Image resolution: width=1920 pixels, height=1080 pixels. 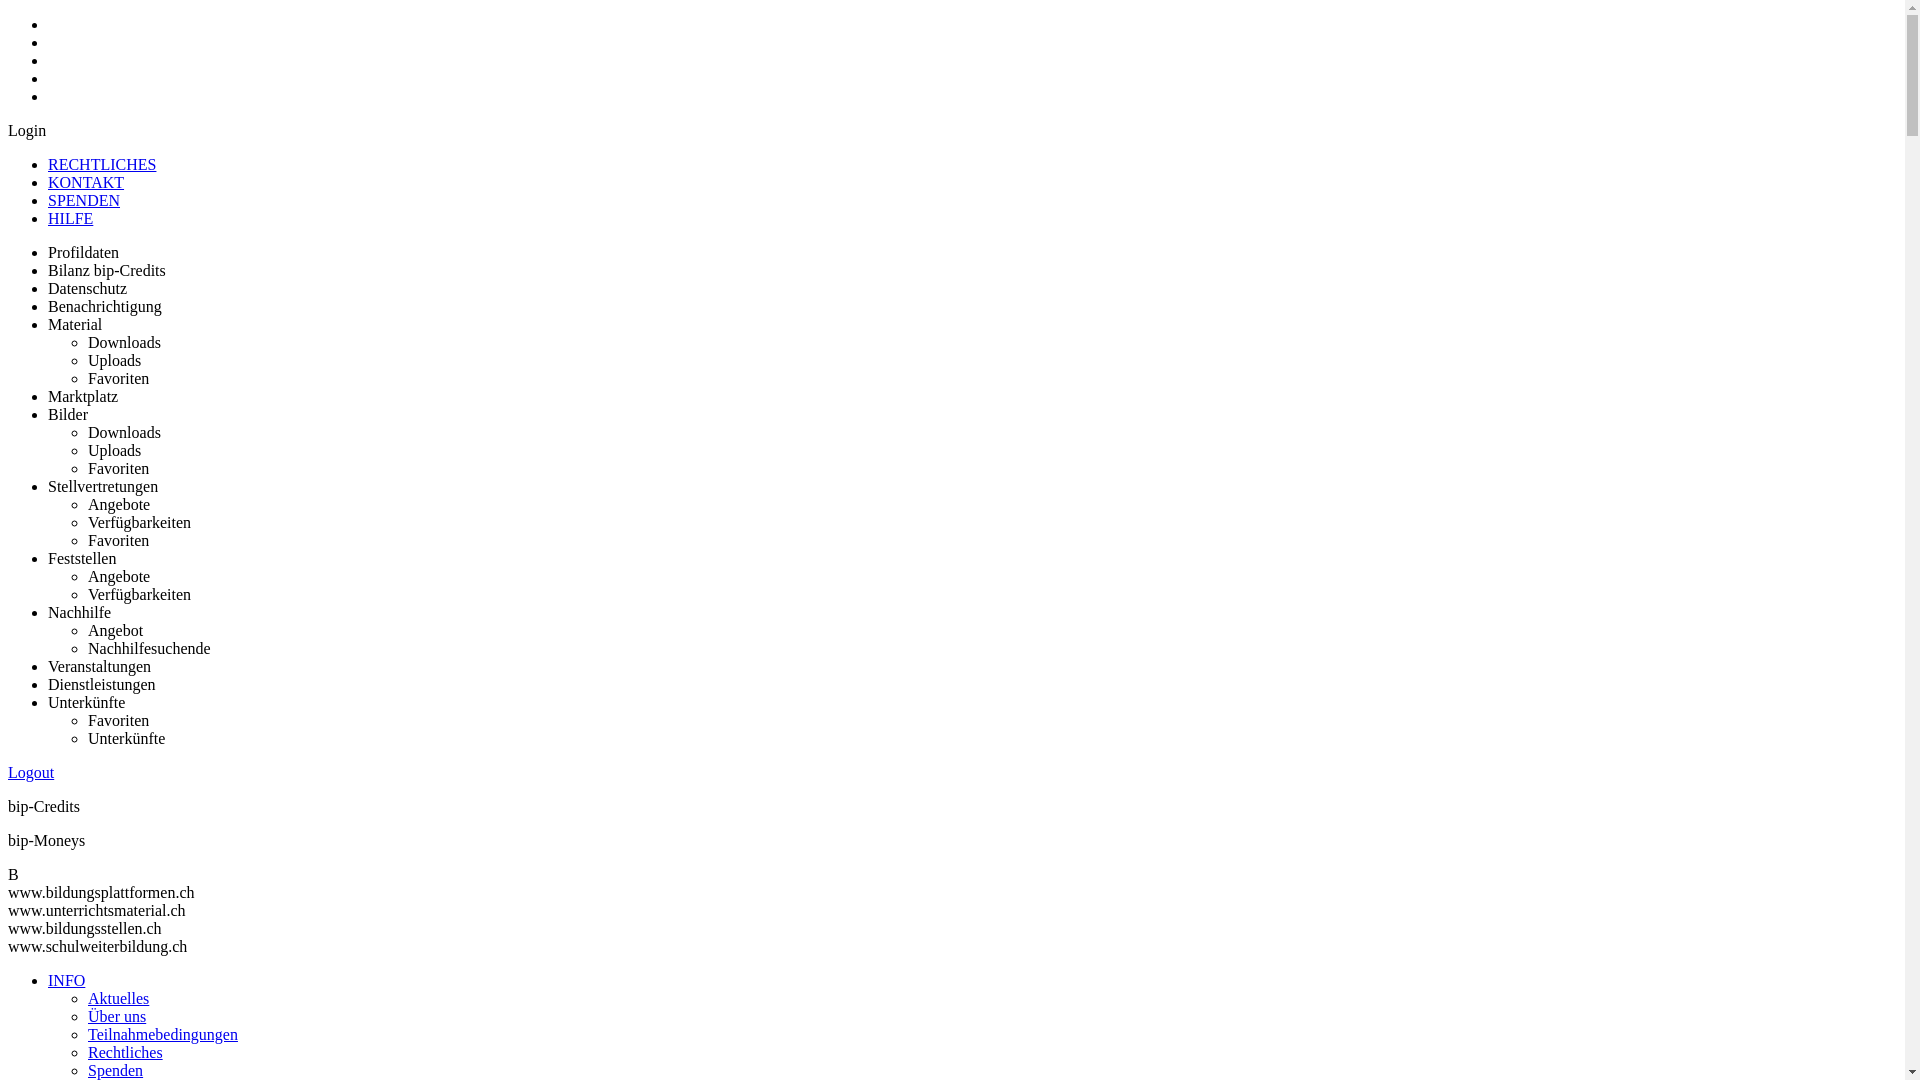 What do you see at coordinates (117, 998) in the screenshot?
I see `'Aktuelles'` at bounding box center [117, 998].